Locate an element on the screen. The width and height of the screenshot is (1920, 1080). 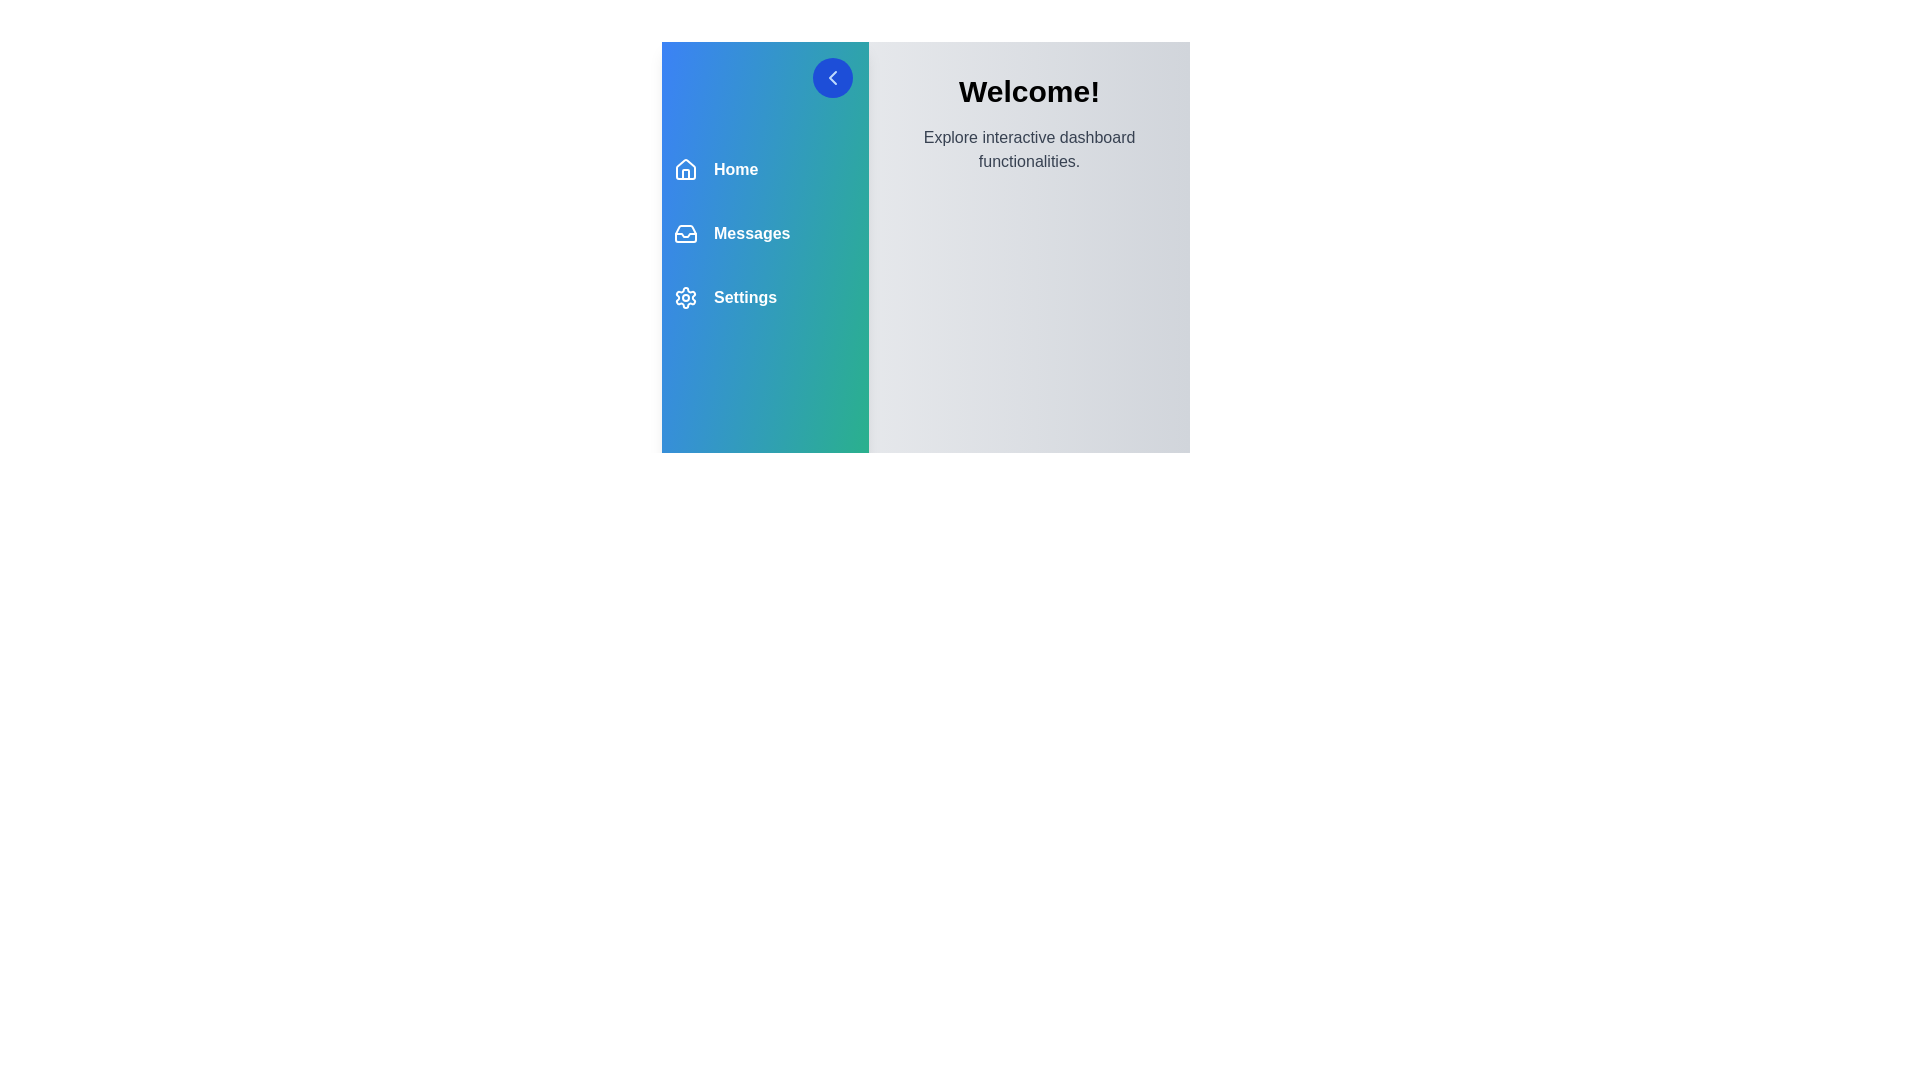
the navigation button located at the top-right corner of the left sidebar is located at coordinates (833, 76).